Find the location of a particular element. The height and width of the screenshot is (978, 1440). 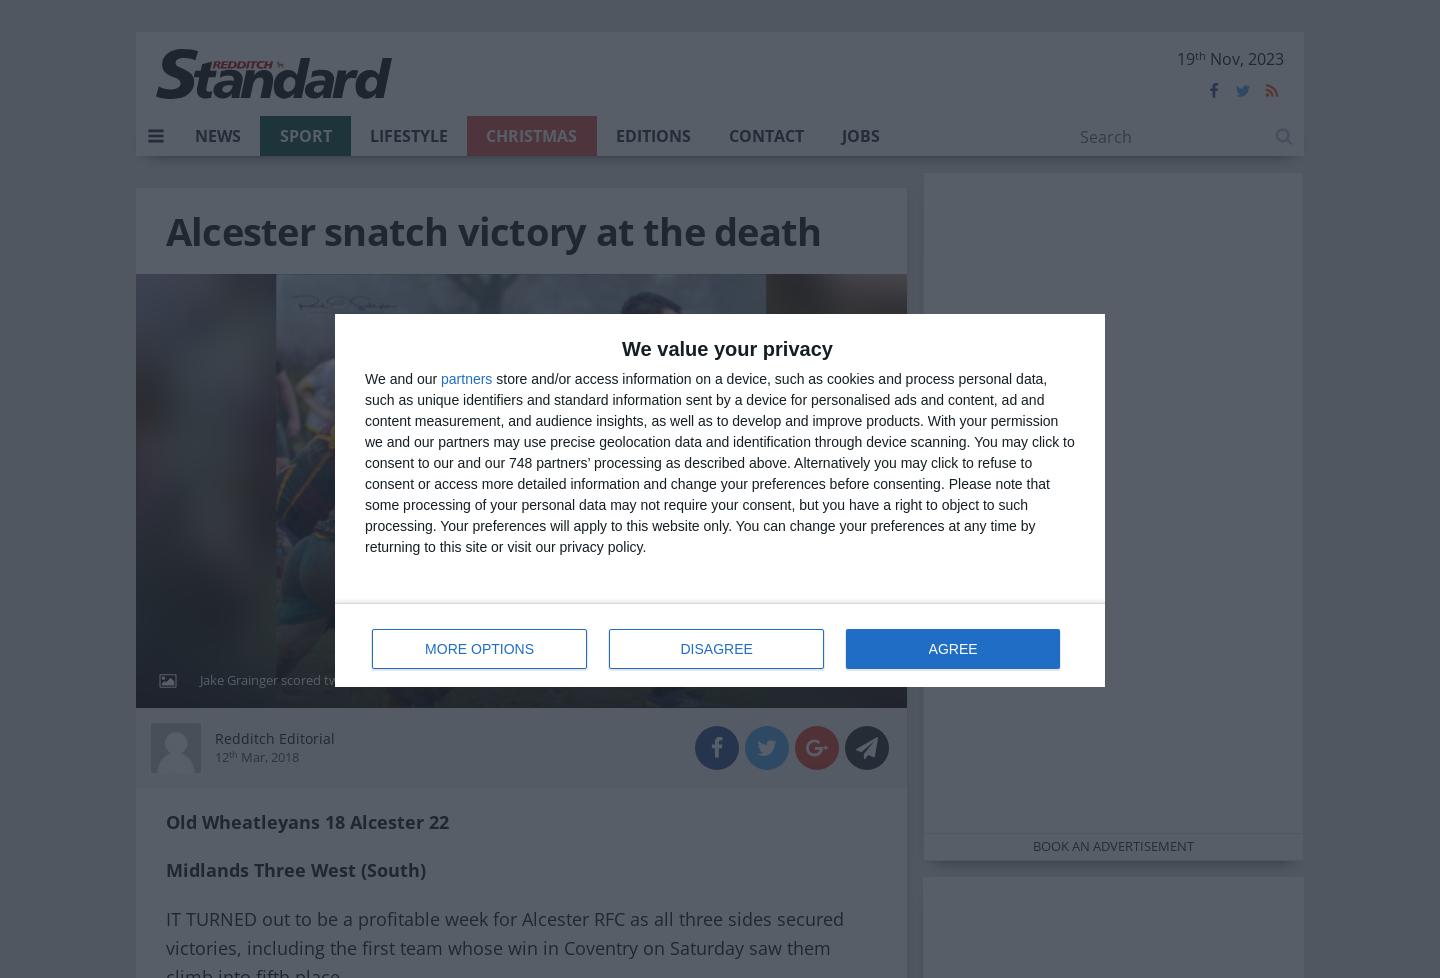

'Jobs' is located at coordinates (859, 136).